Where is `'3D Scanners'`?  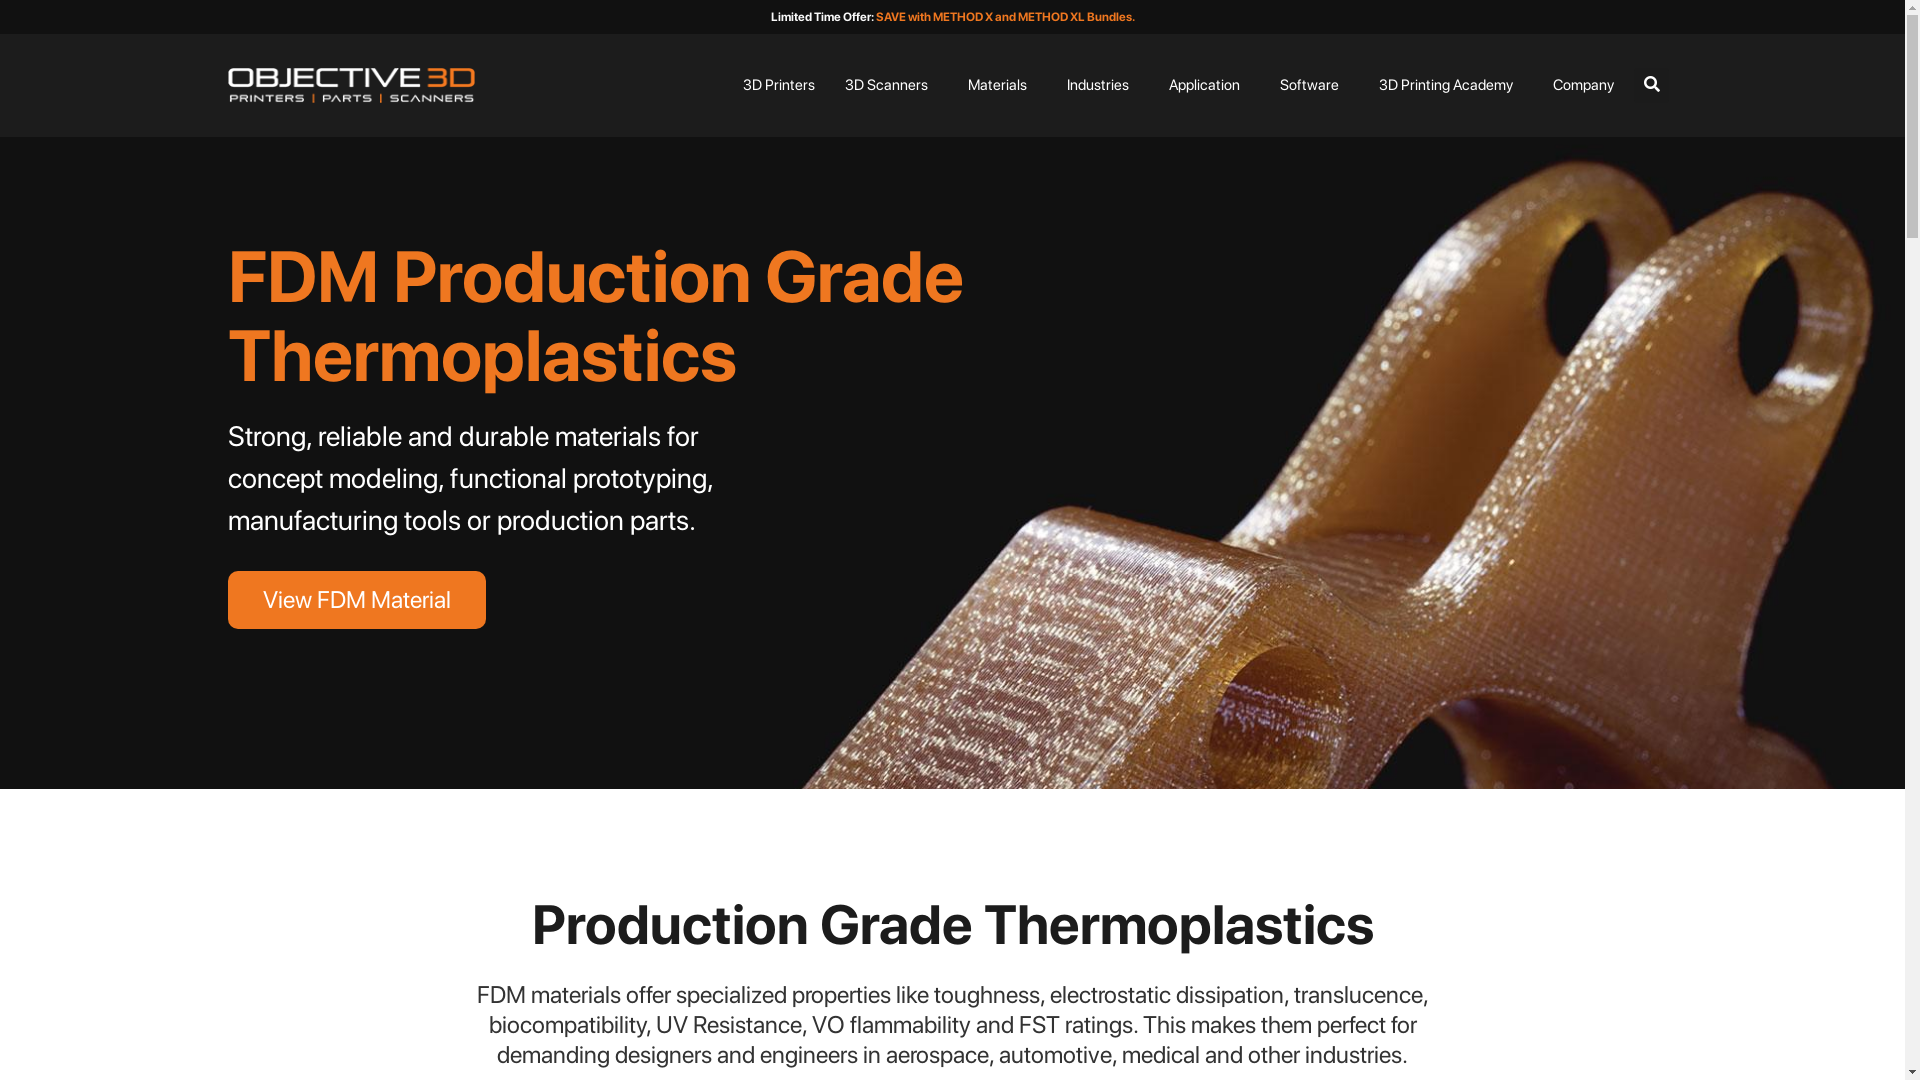
'3D Scanners' is located at coordinates (885, 84).